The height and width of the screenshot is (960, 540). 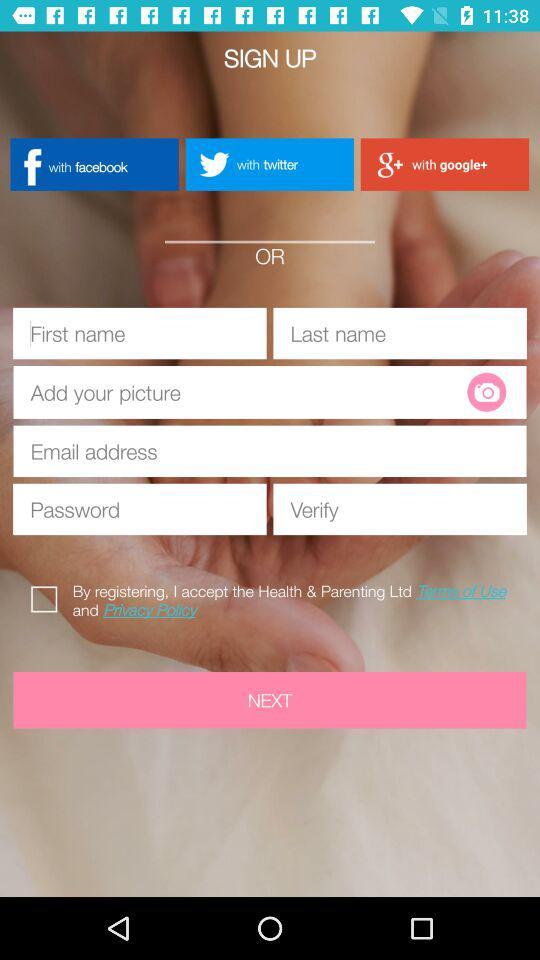 I want to click on next button, so click(x=270, y=700).